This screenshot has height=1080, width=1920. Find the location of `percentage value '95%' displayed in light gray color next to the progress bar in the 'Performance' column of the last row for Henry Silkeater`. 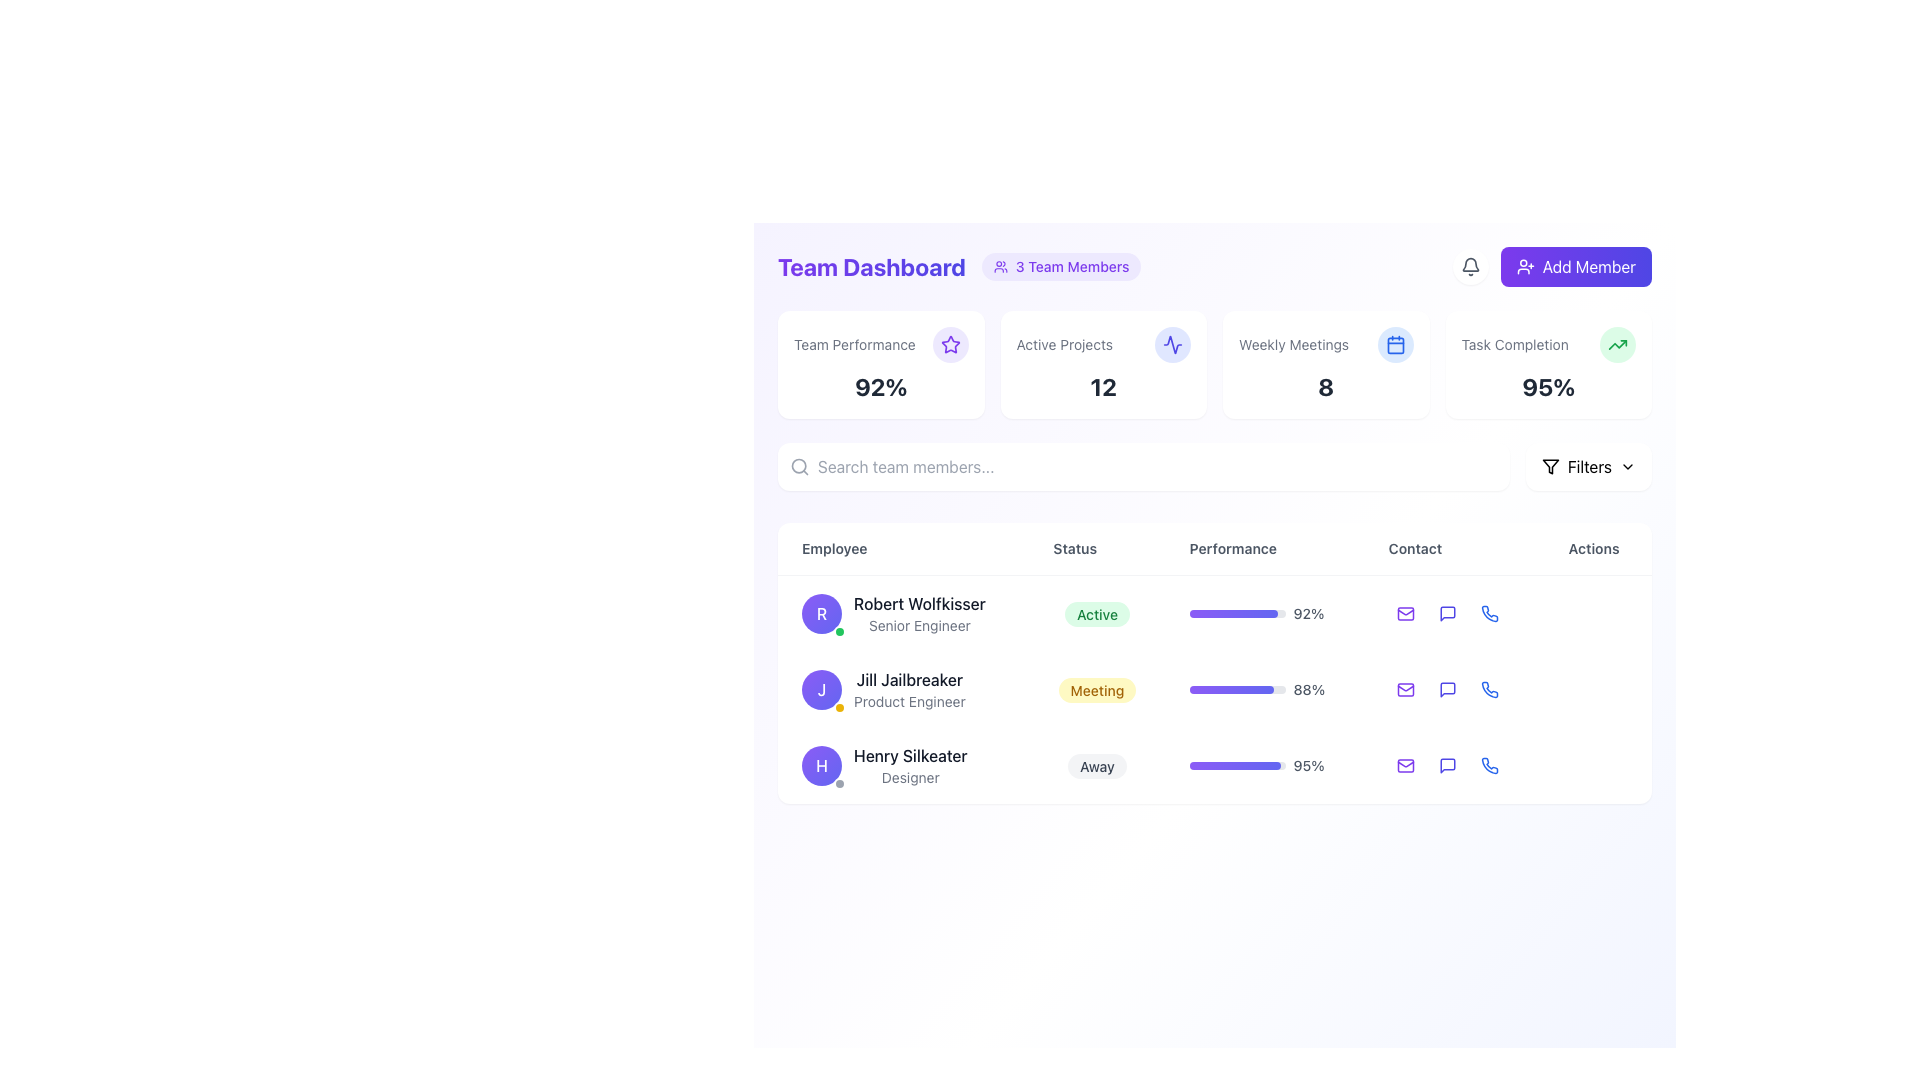

percentage value '95%' displayed in light gray color next to the progress bar in the 'Performance' column of the last row for Henry Silkeater is located at coordinates (1309, 765).